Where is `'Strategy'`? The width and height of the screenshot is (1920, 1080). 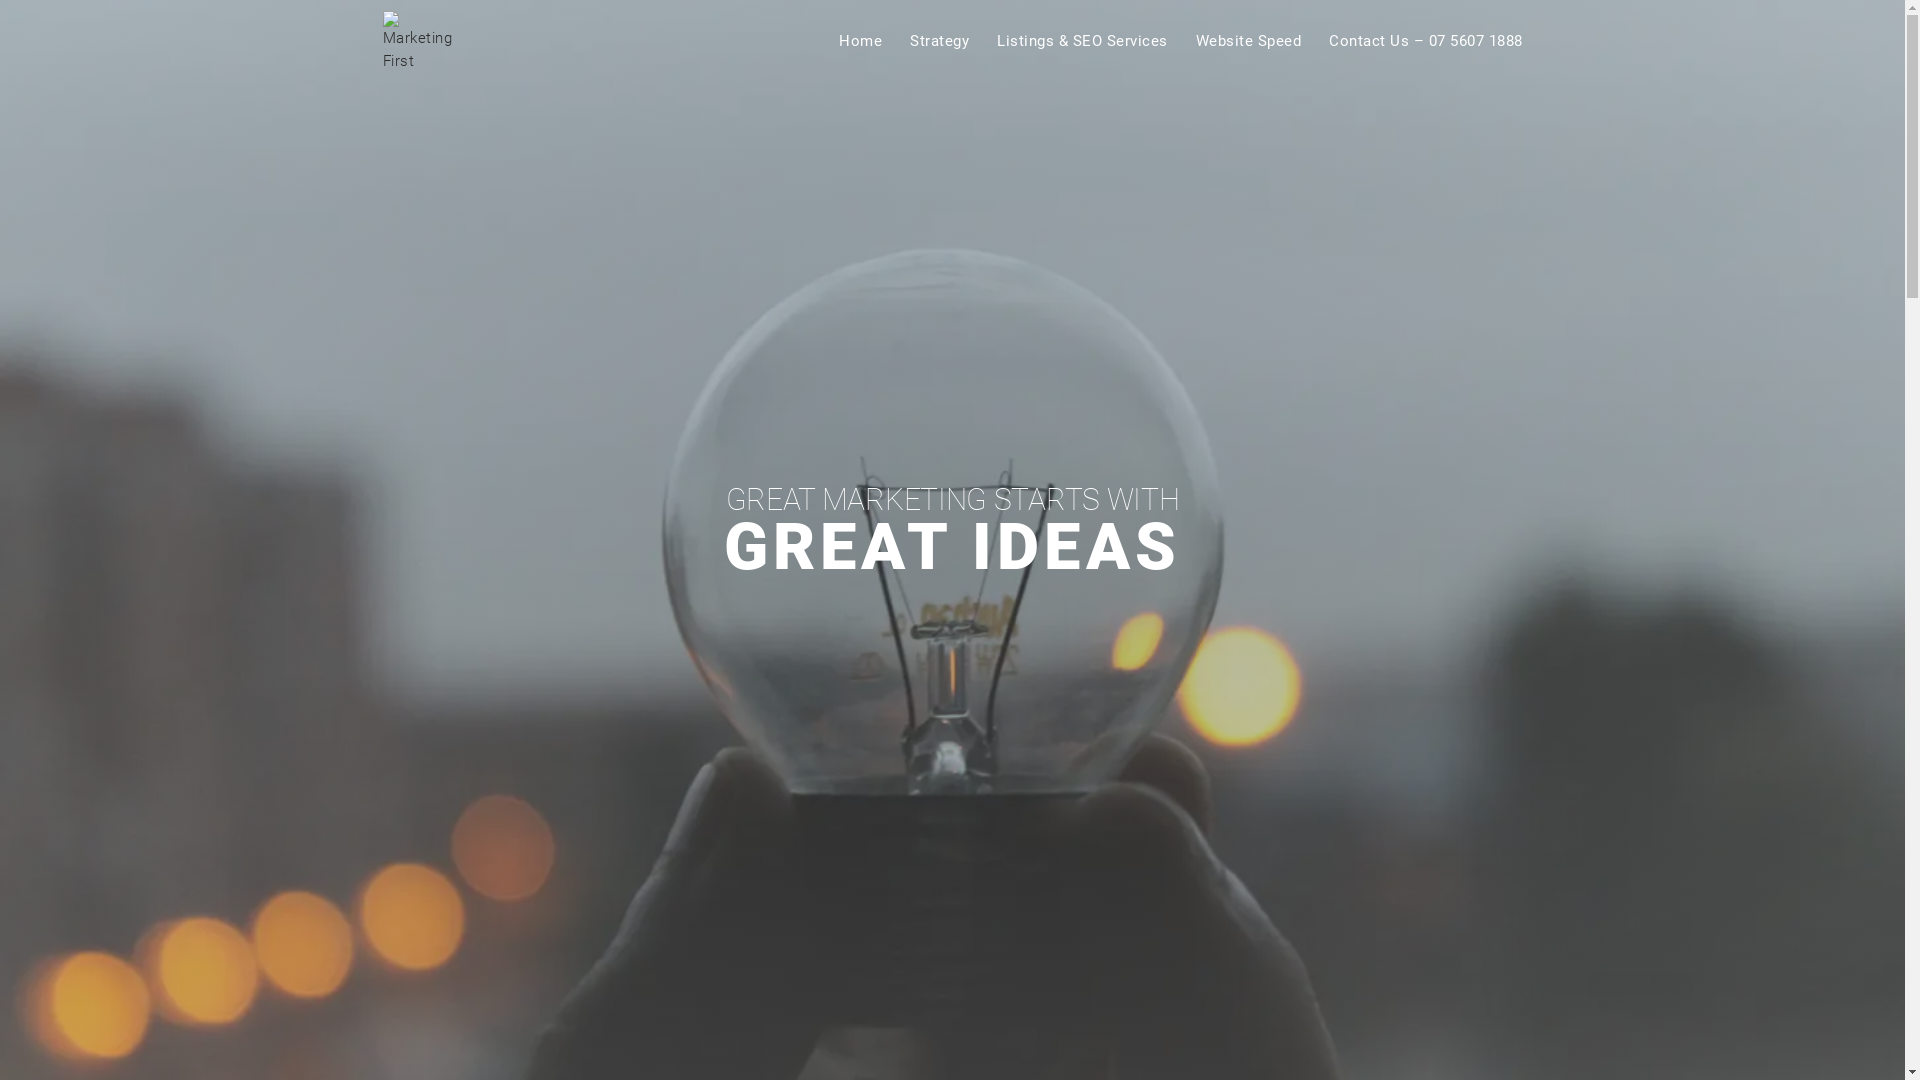
'Strategy' is located at coordinates (938, 41).